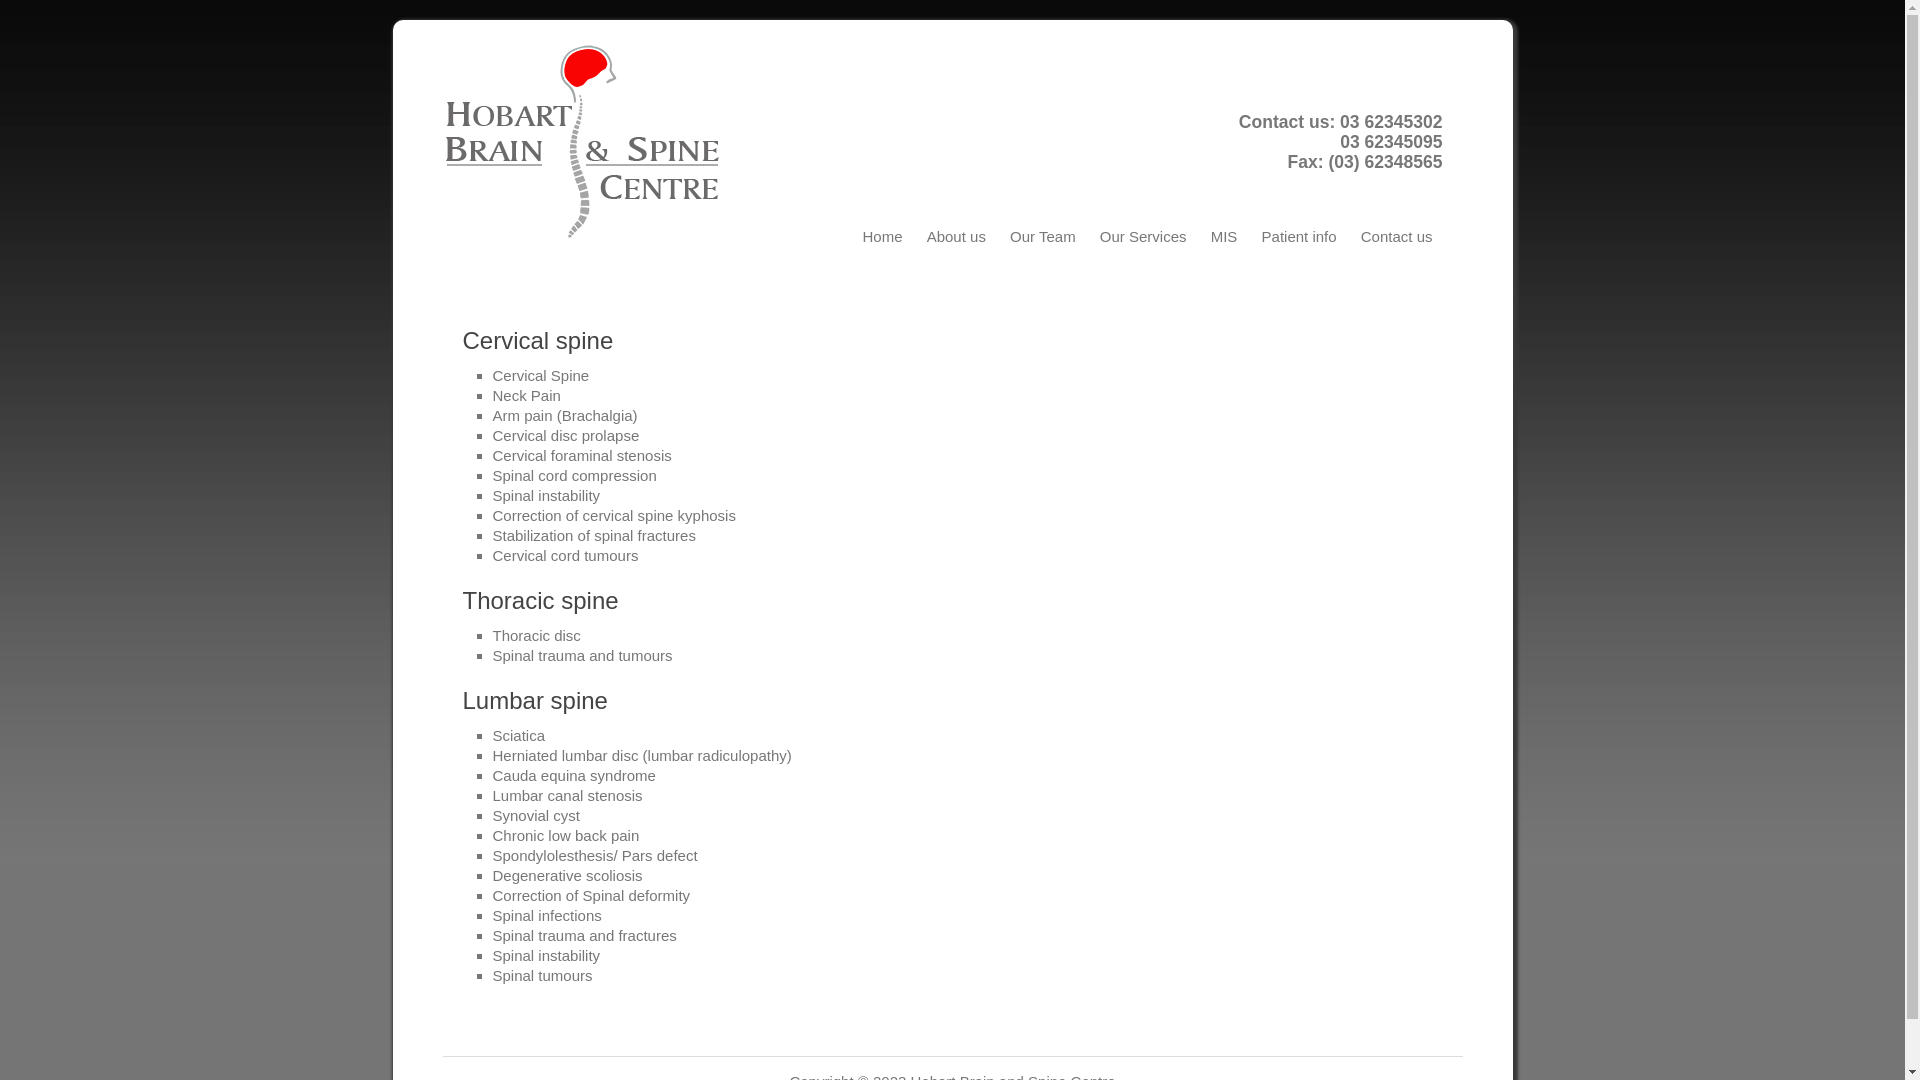  What do you see at coordinates (999, 235) in the screenshot?
I see `'Our Team'` at bounding box center [999, 235].